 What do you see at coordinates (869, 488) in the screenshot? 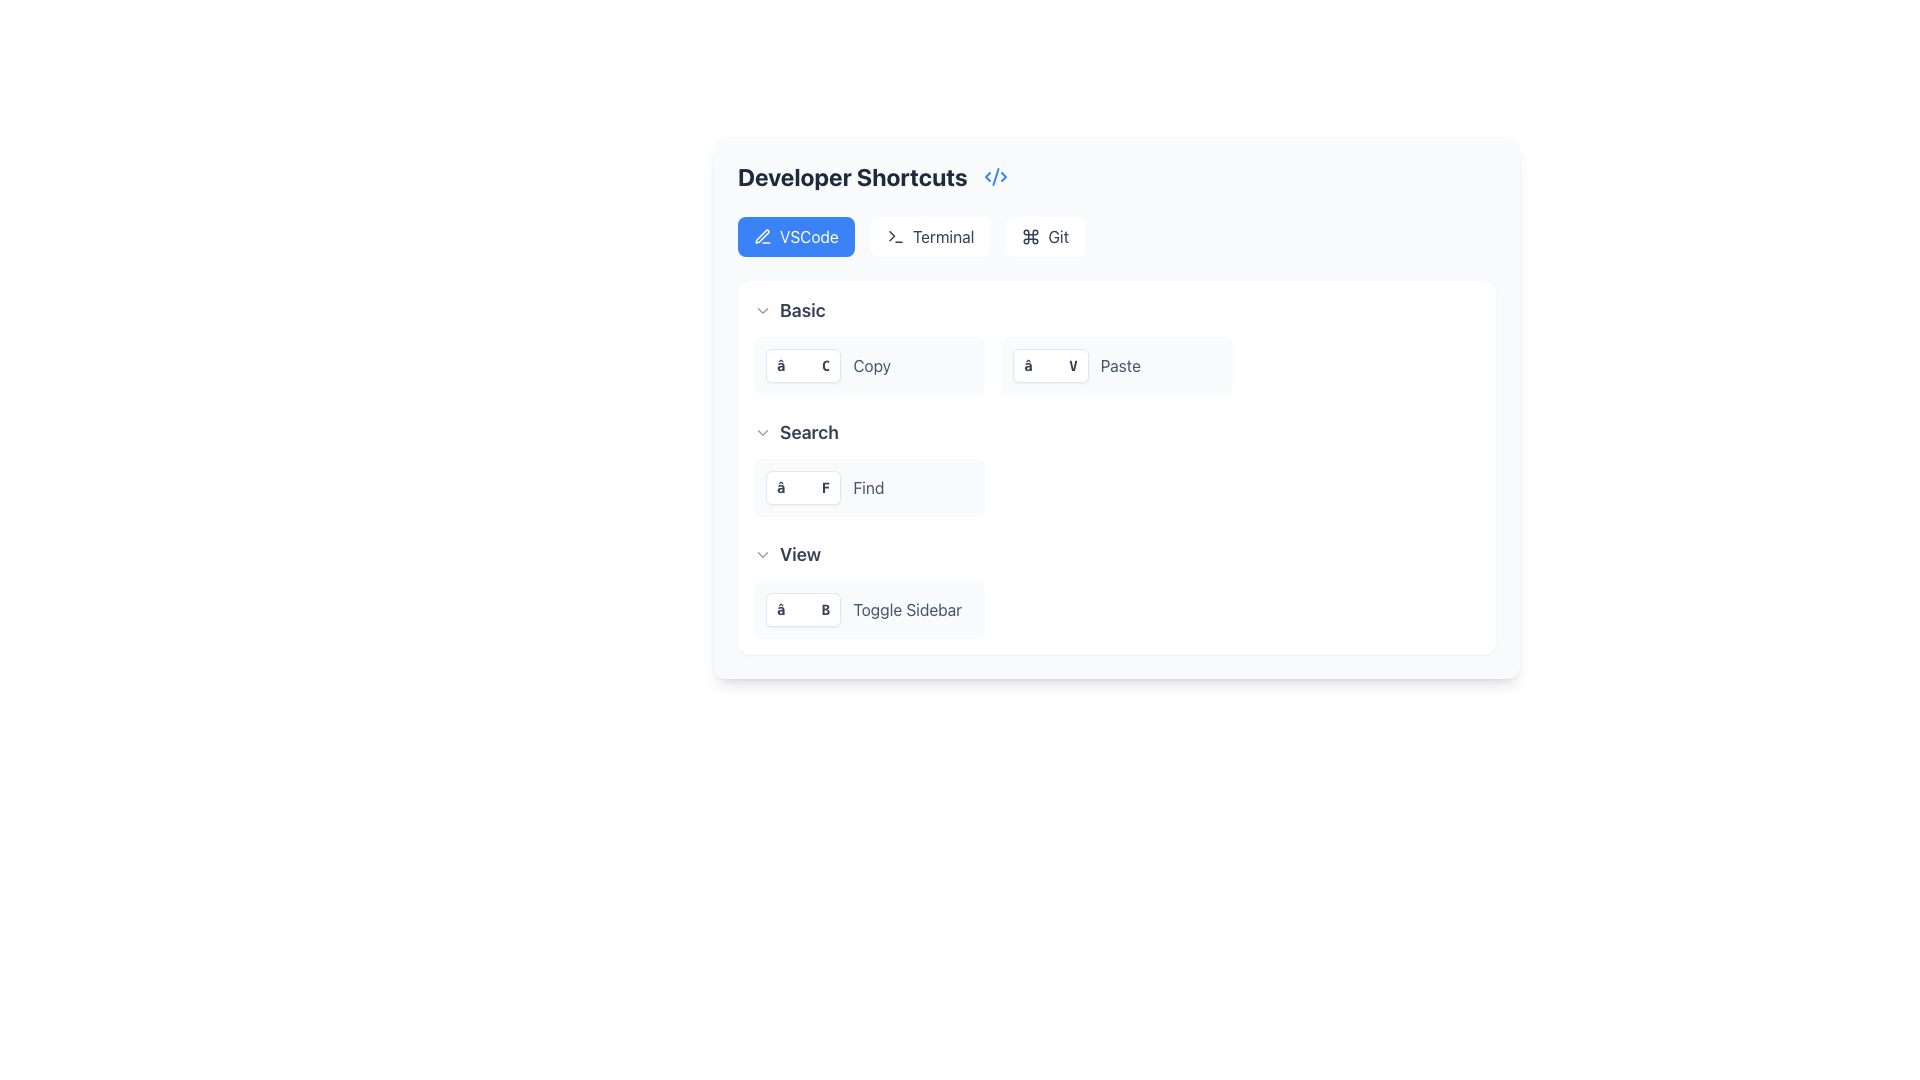
I see `the labeled shortcut display element for 'Find', which features a '⌘ F' keyboard shortcut and is located` at bounding box center [869, 488].